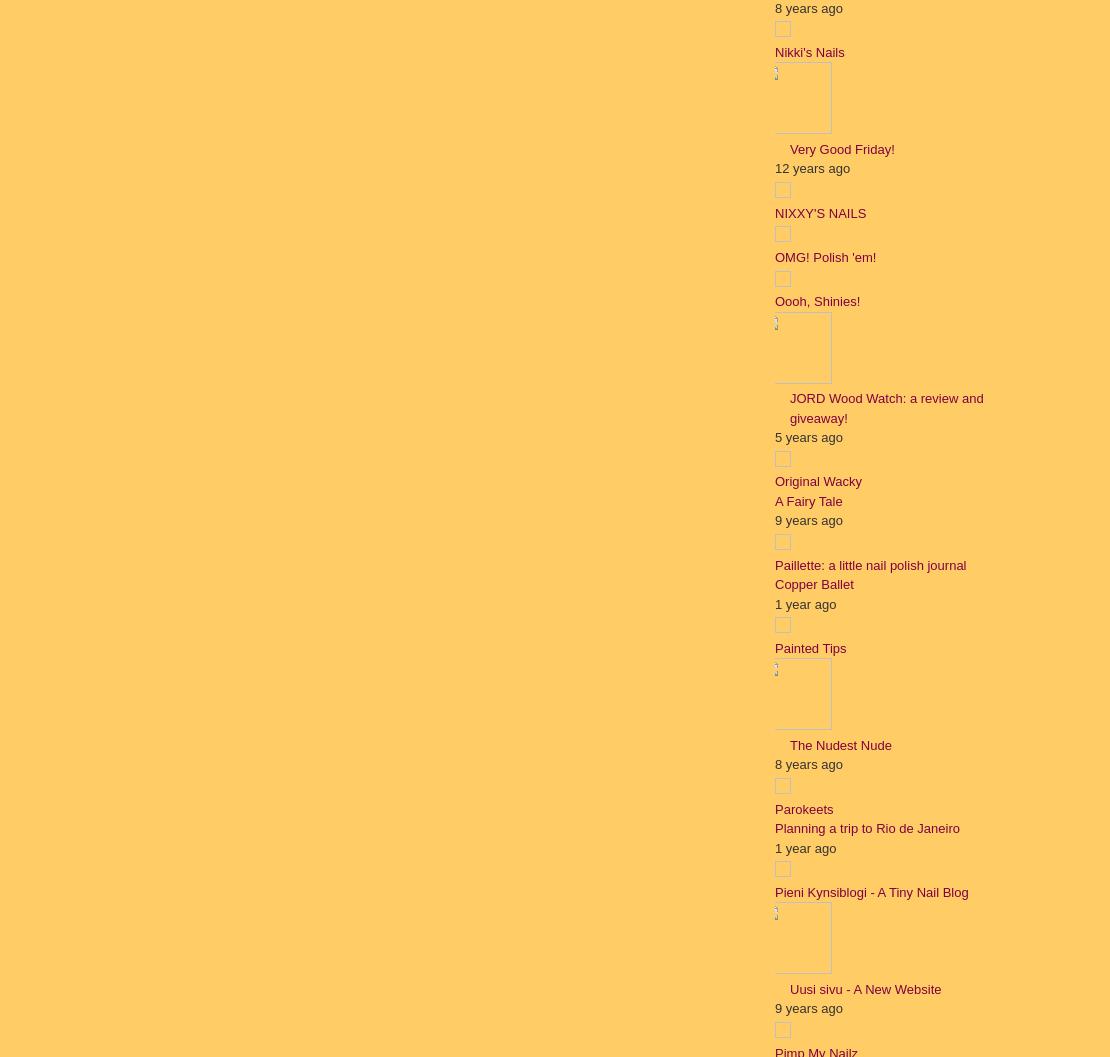 The height and width of the screenshot is (1057, 1110). What do you see at coordinates (839, 743) in the screenshot?
I see `'The Nudest Nude'` at bounding box center [839, 743].